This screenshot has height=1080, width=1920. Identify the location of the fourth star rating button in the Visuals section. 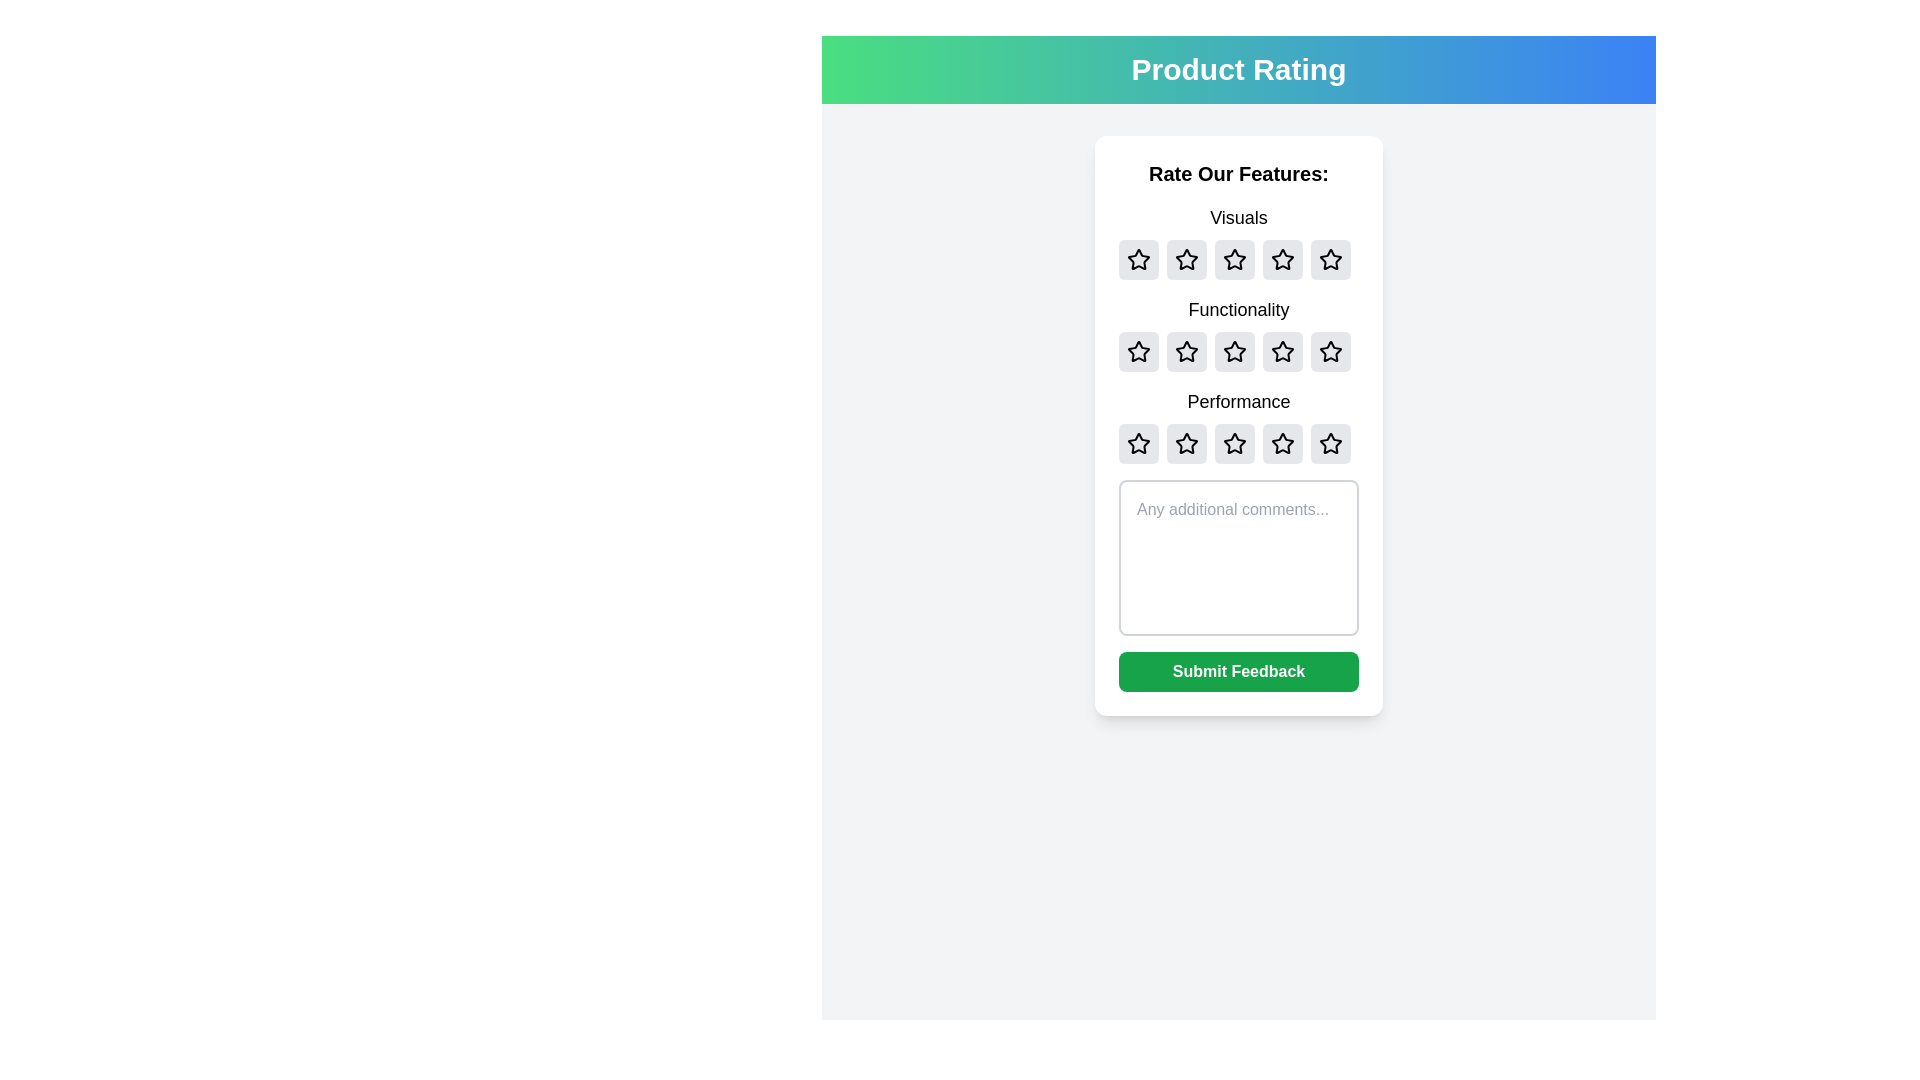
(1282, 258).